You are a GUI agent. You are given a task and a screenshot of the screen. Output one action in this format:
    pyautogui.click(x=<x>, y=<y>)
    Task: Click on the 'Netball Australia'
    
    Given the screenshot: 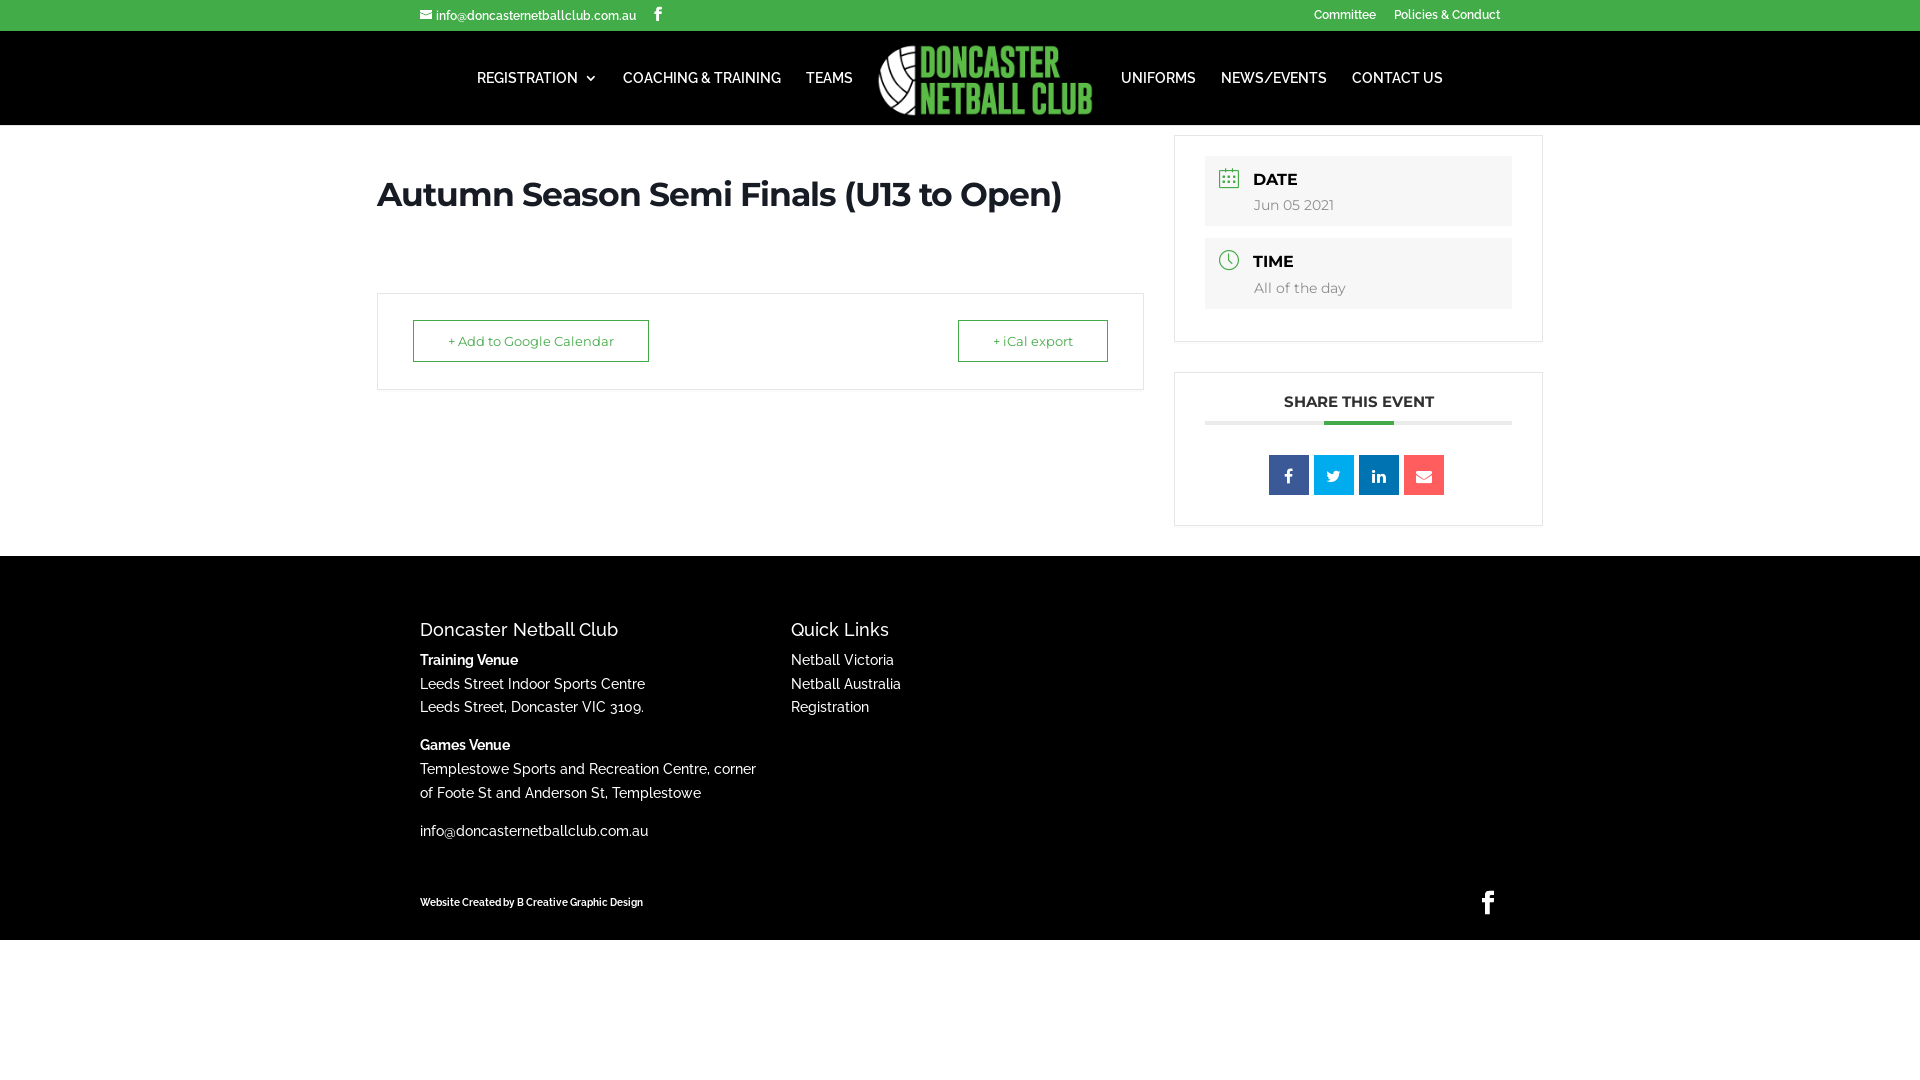 What is the action you would take?
    pyautogui.click(x=845, y=682)
    